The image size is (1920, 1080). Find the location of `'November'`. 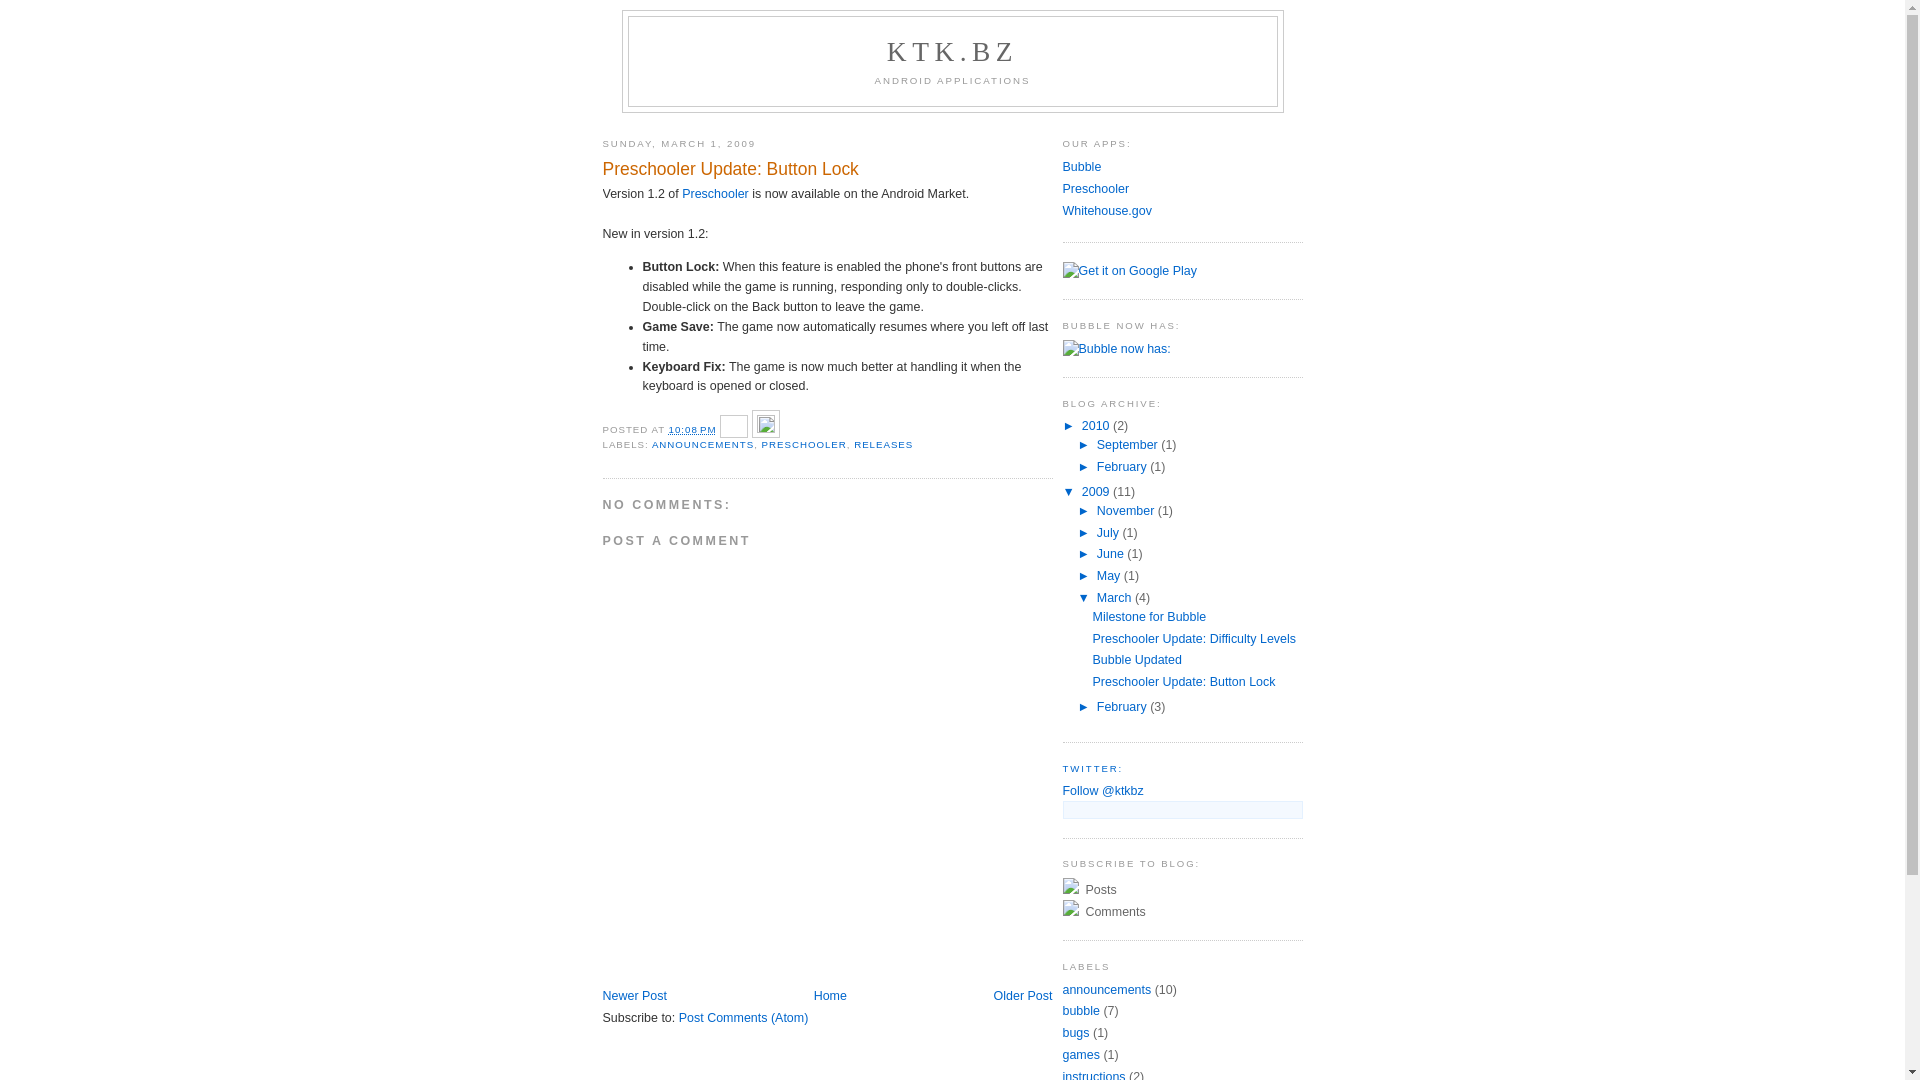

'November' is located at coordinates (1127, 509).